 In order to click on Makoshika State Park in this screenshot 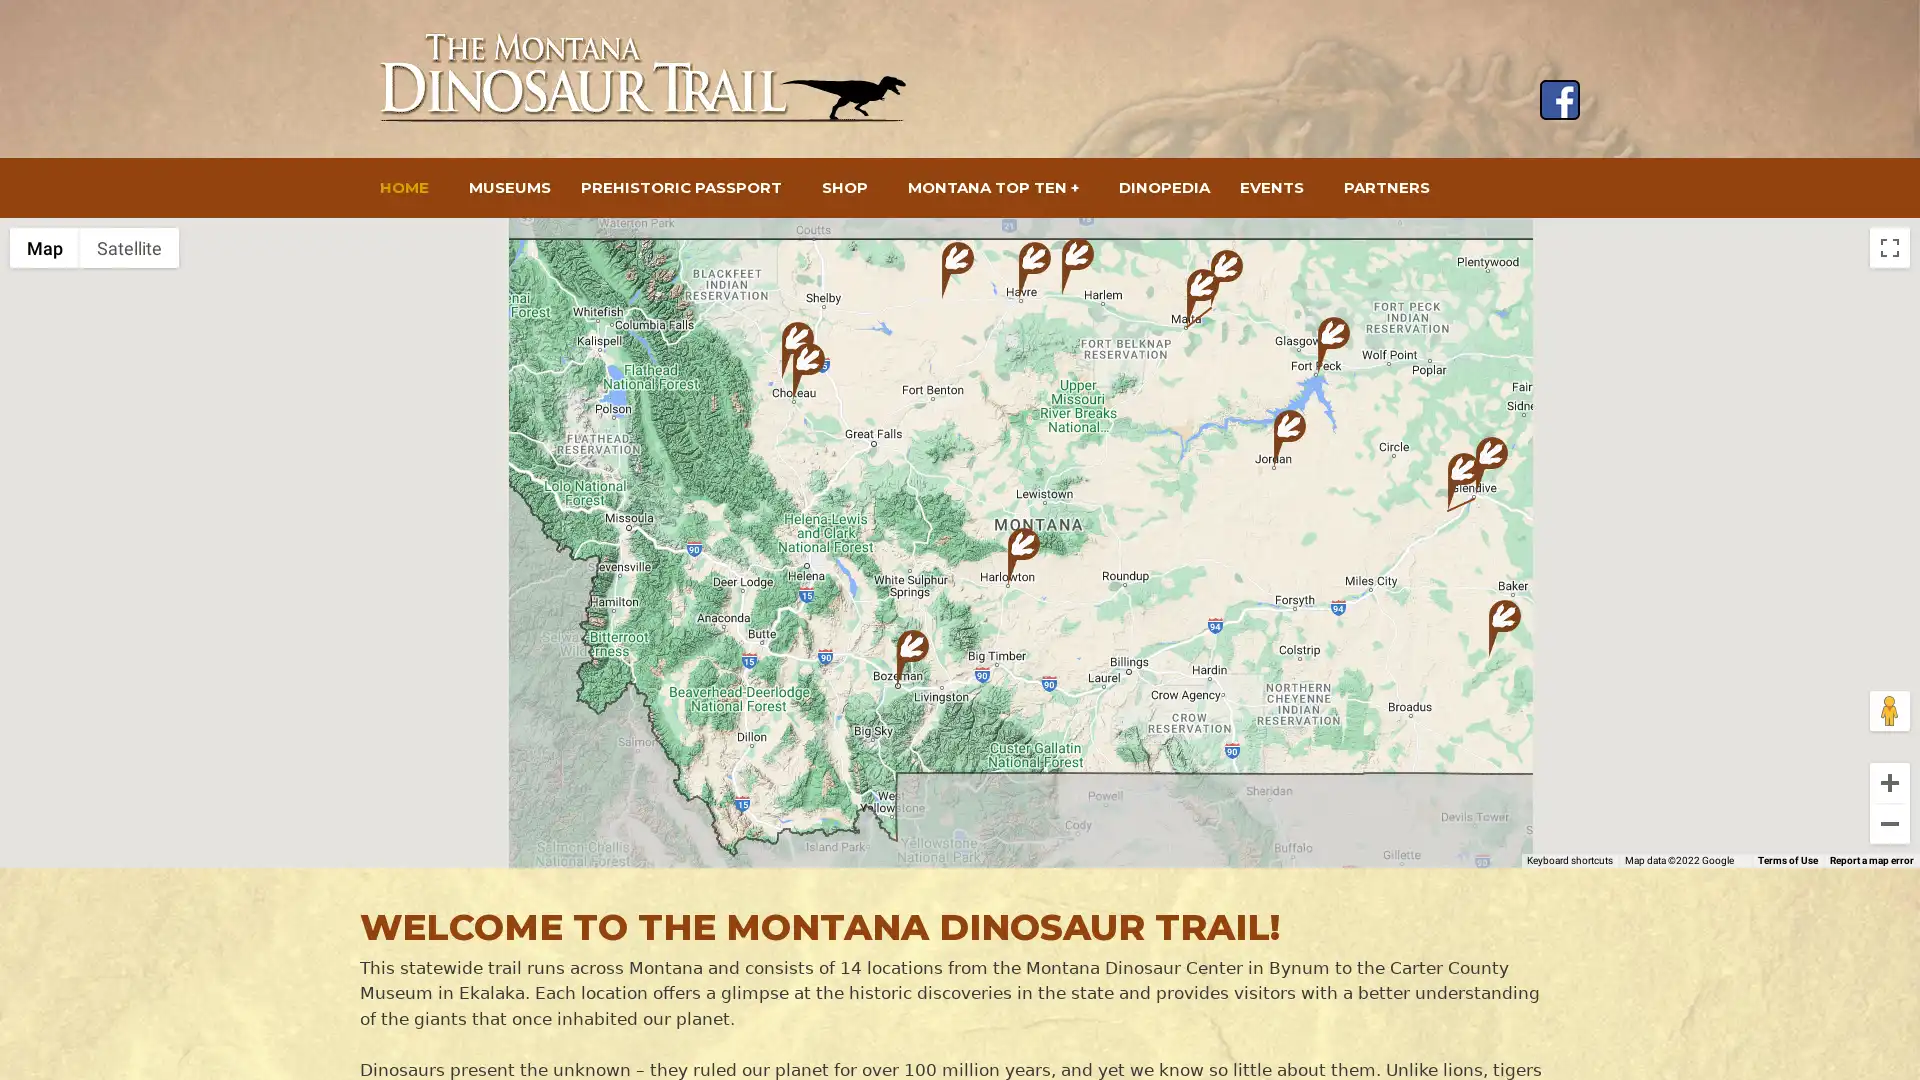, I will do `click(1464, 481)`.